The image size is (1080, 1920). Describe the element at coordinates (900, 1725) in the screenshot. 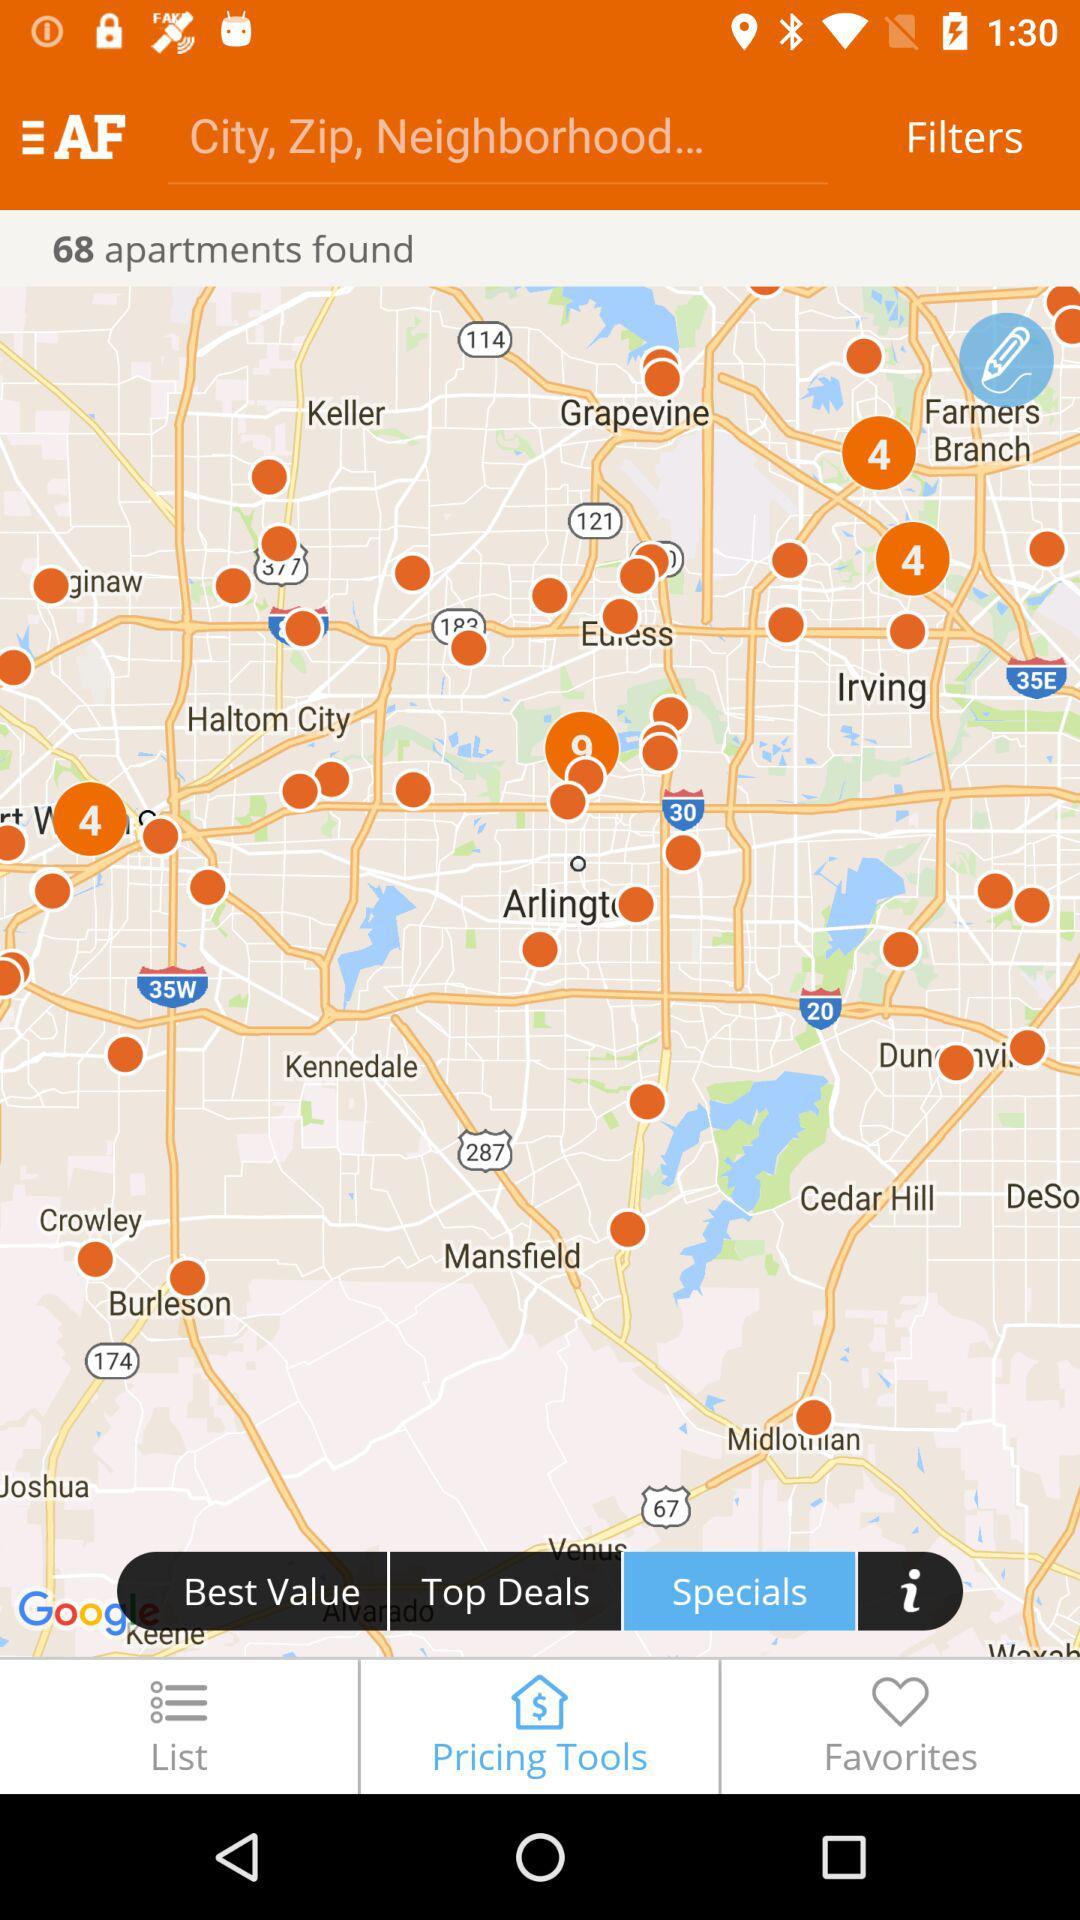

I see `the favorites` at that location.